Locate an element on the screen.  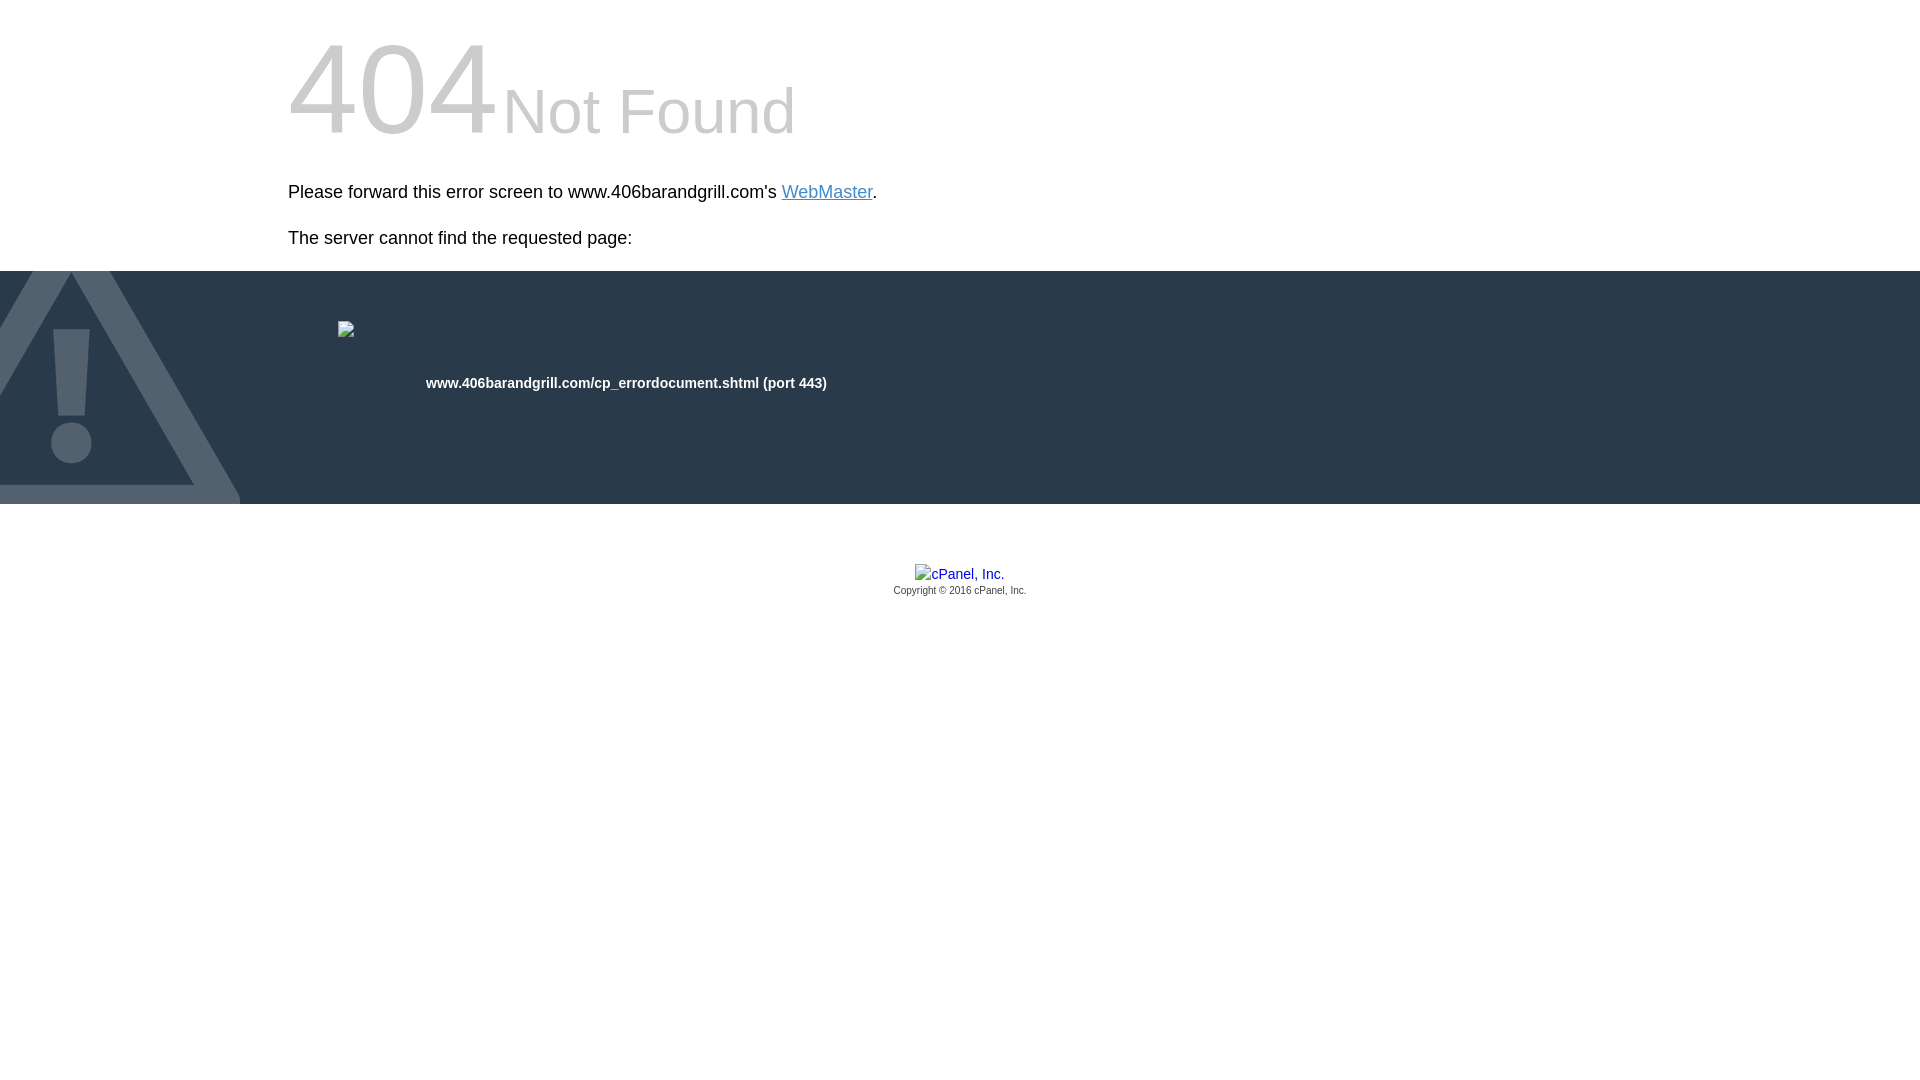
'WebMaster' is located at coordinates (827, 192).